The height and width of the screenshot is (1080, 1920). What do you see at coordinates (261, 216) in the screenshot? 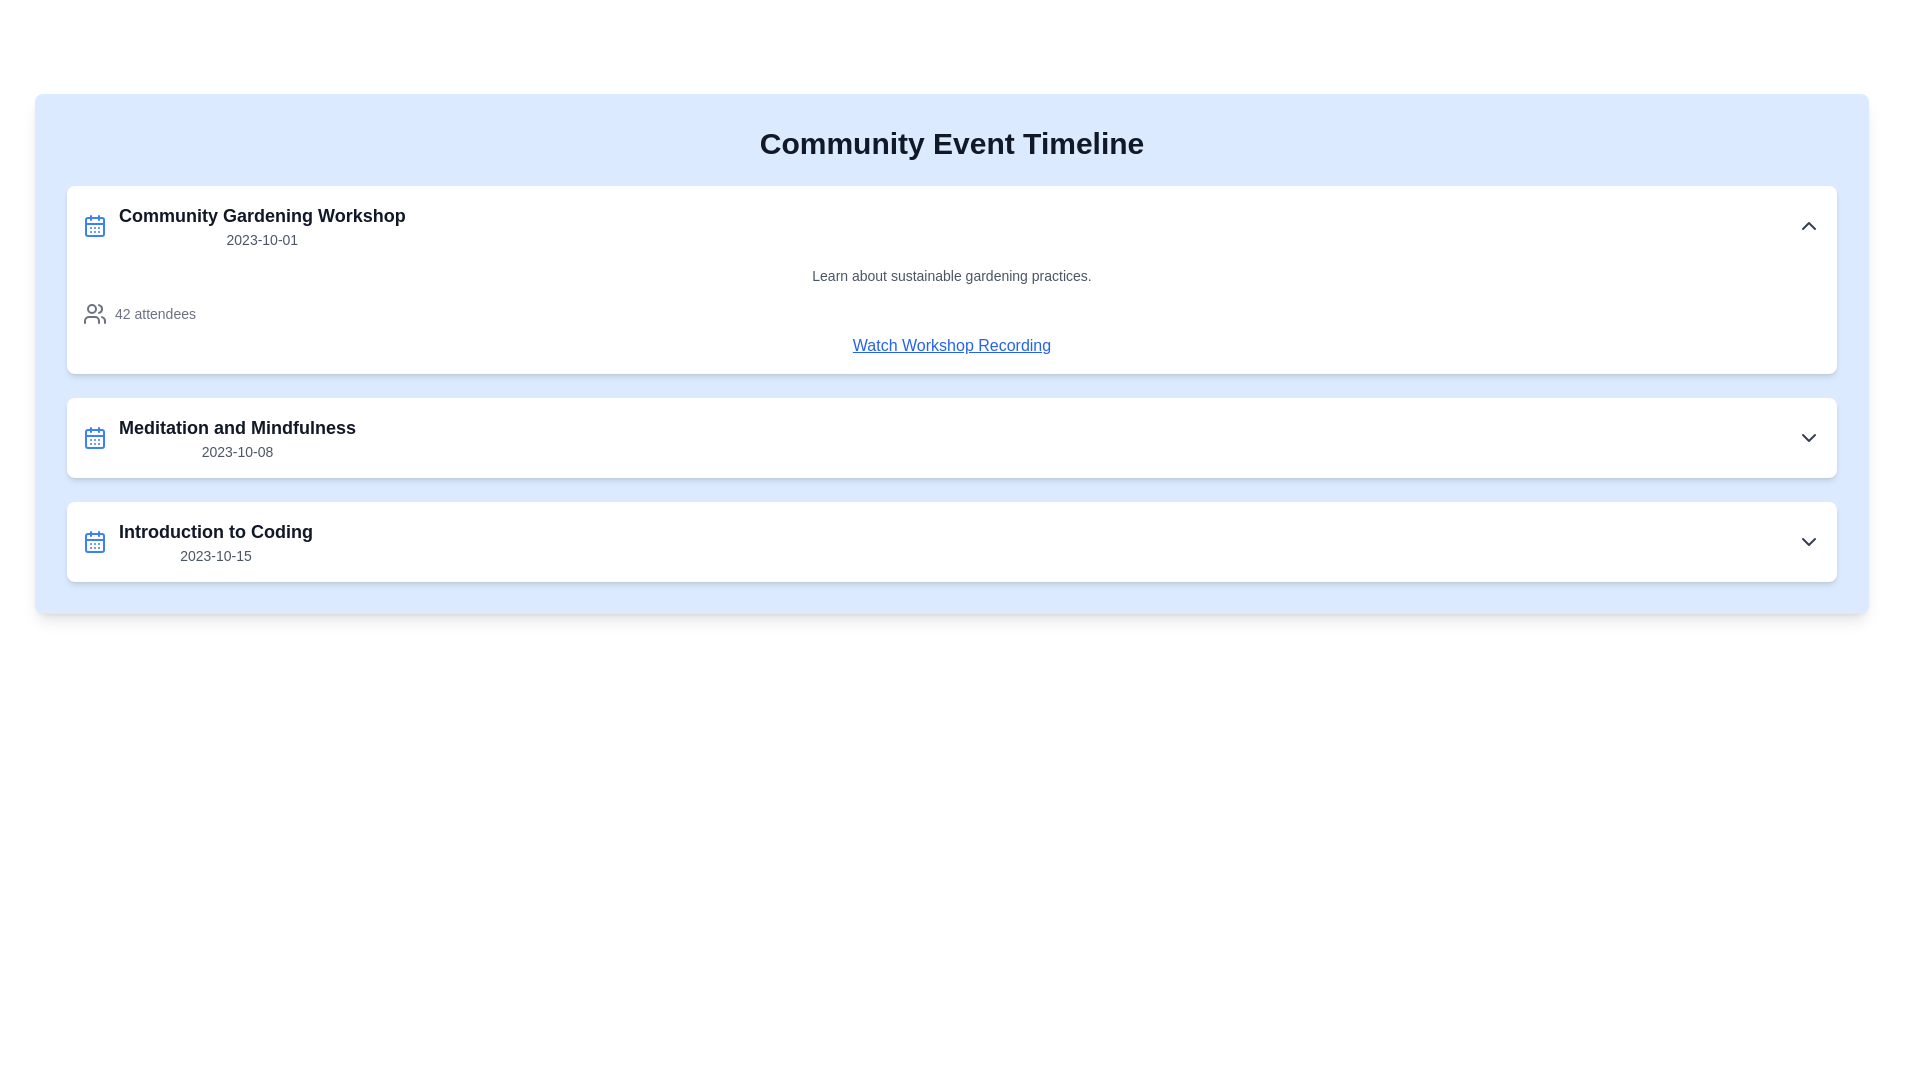
I see `the text element displaying the title 'Community Gardening Workshop', which is located in the upper-left of the event card` at bounding box center [261, 216].